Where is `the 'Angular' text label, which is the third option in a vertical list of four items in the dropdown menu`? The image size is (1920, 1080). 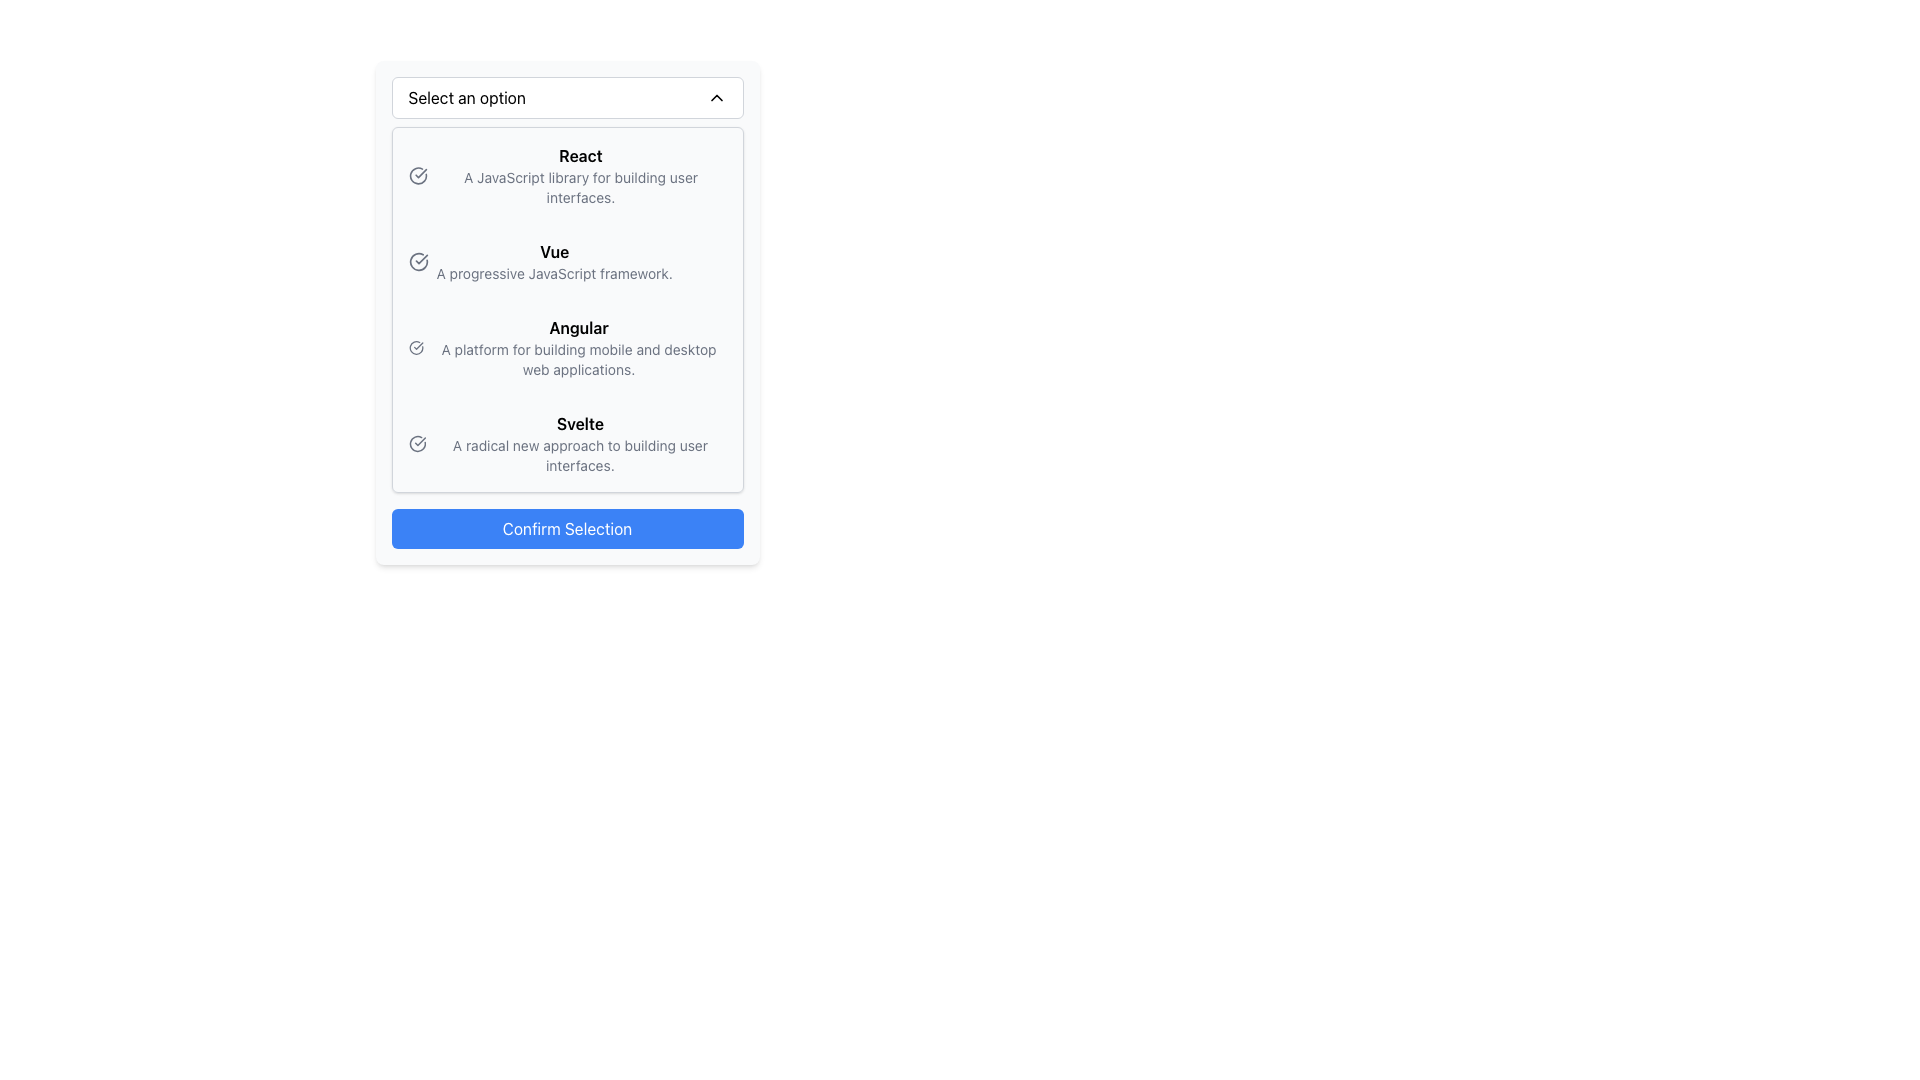
the 'Angular' text label, which is the third option in a vertical list of four items in the dropdown menu is located at coordinates (578, 346).